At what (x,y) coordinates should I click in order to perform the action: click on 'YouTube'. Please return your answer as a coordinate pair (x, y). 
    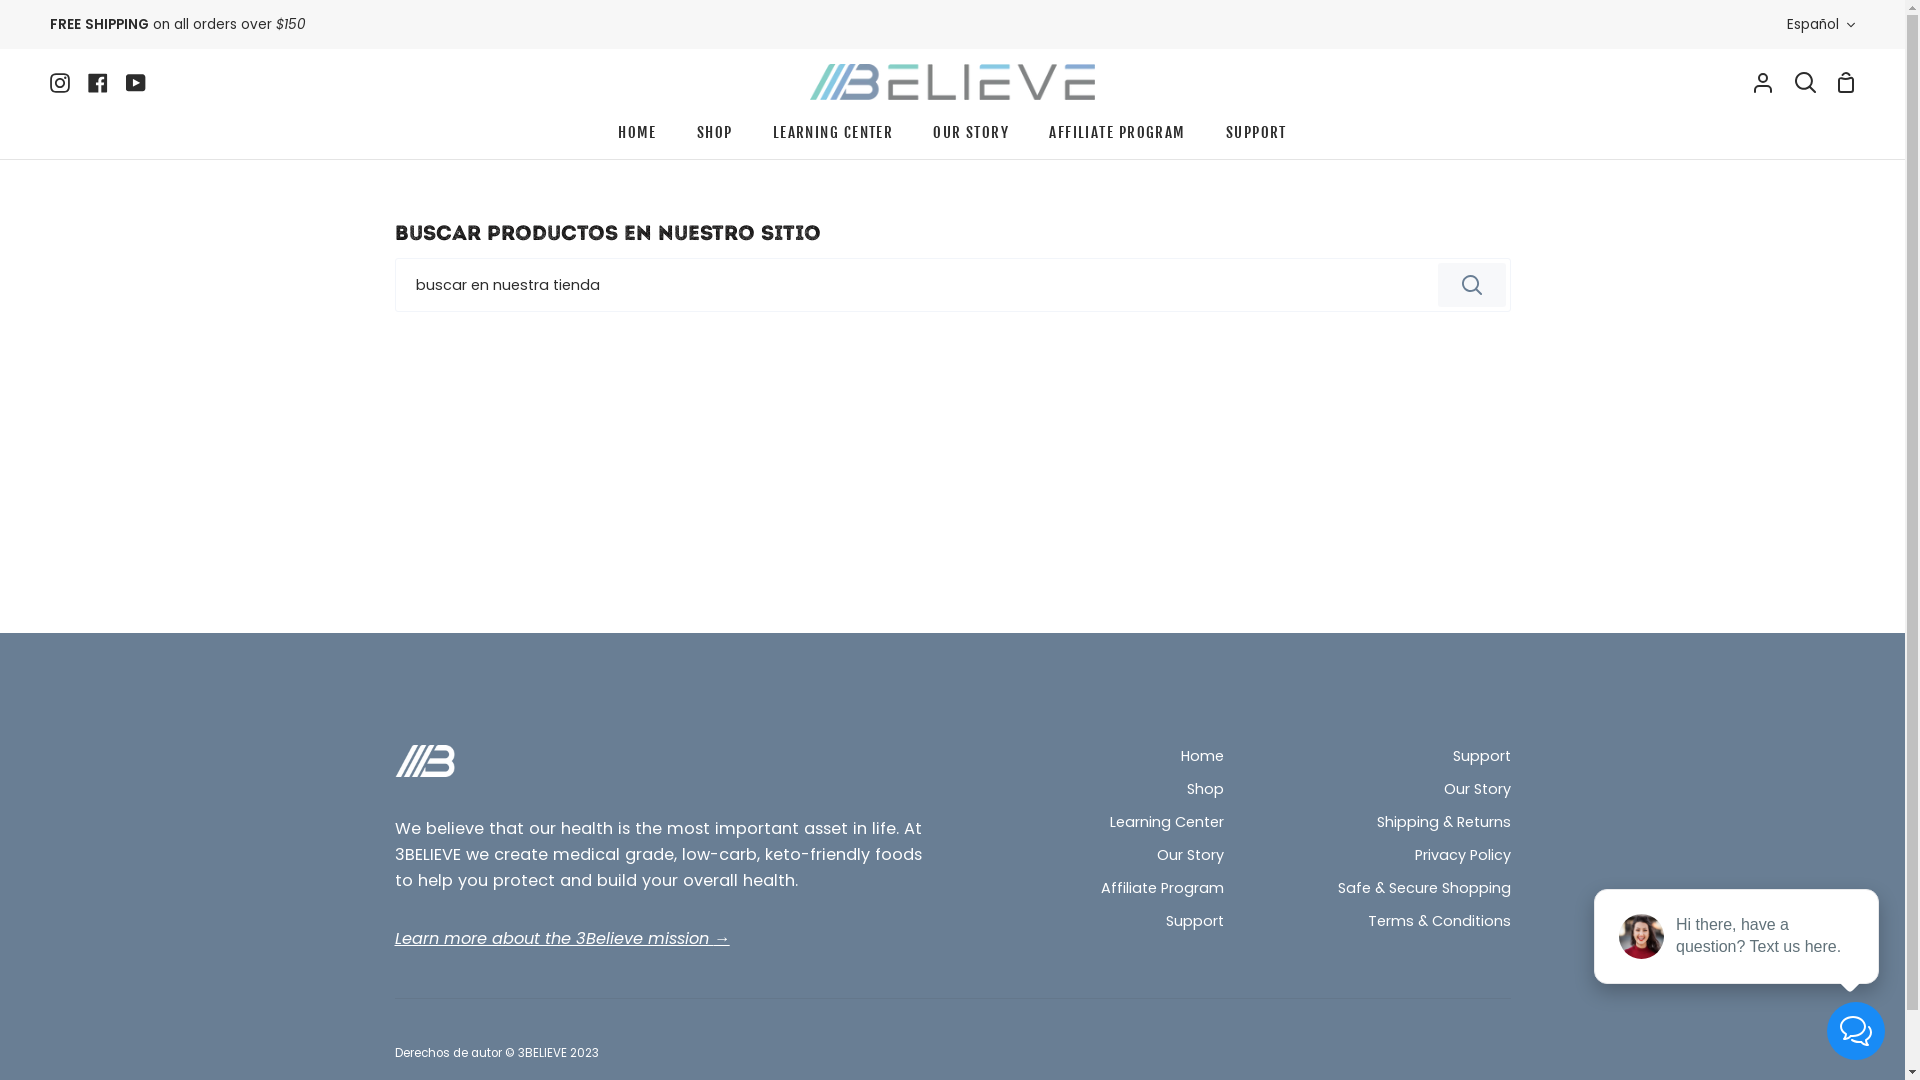
    Looking at the image, I should click on (134, 80).